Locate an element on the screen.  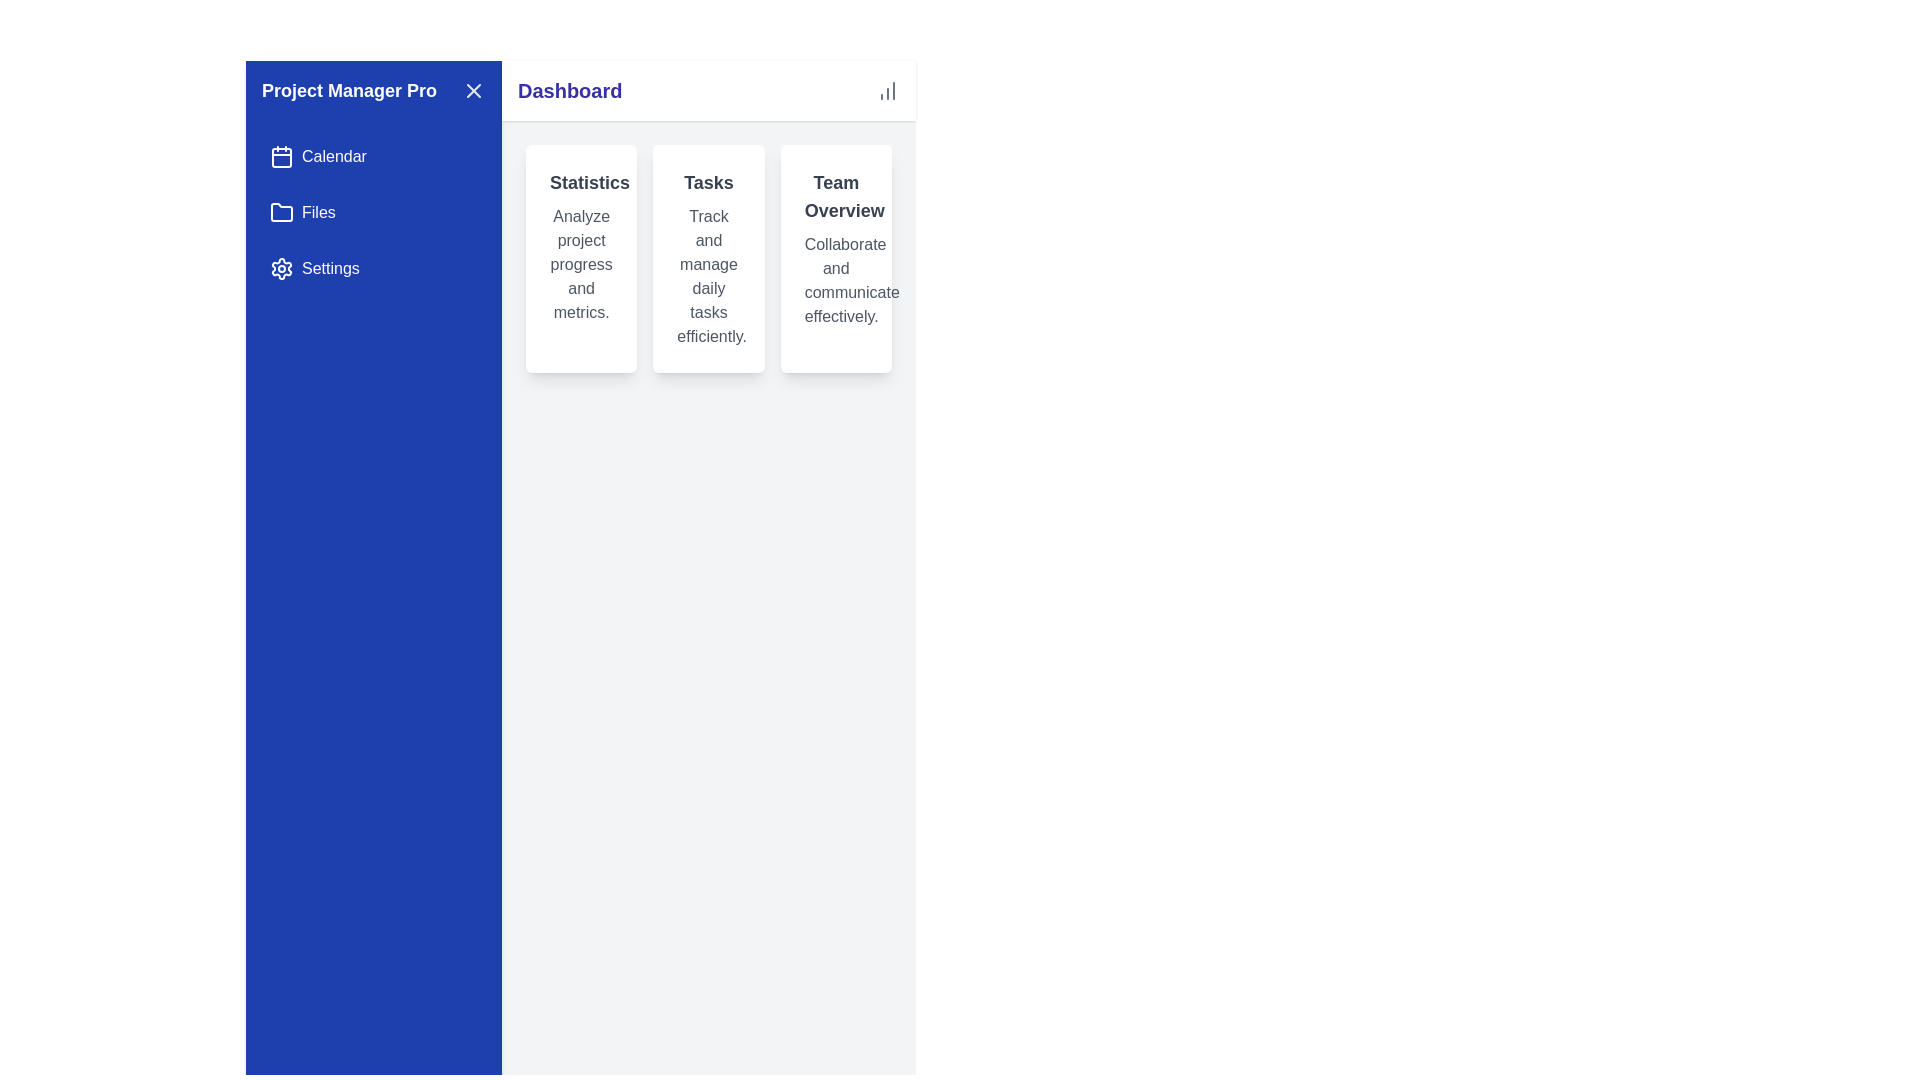
the settings button located in the sidebar menu, which is the third item below 'Calendar' and 'Files' is located at coordinates (374, 268).